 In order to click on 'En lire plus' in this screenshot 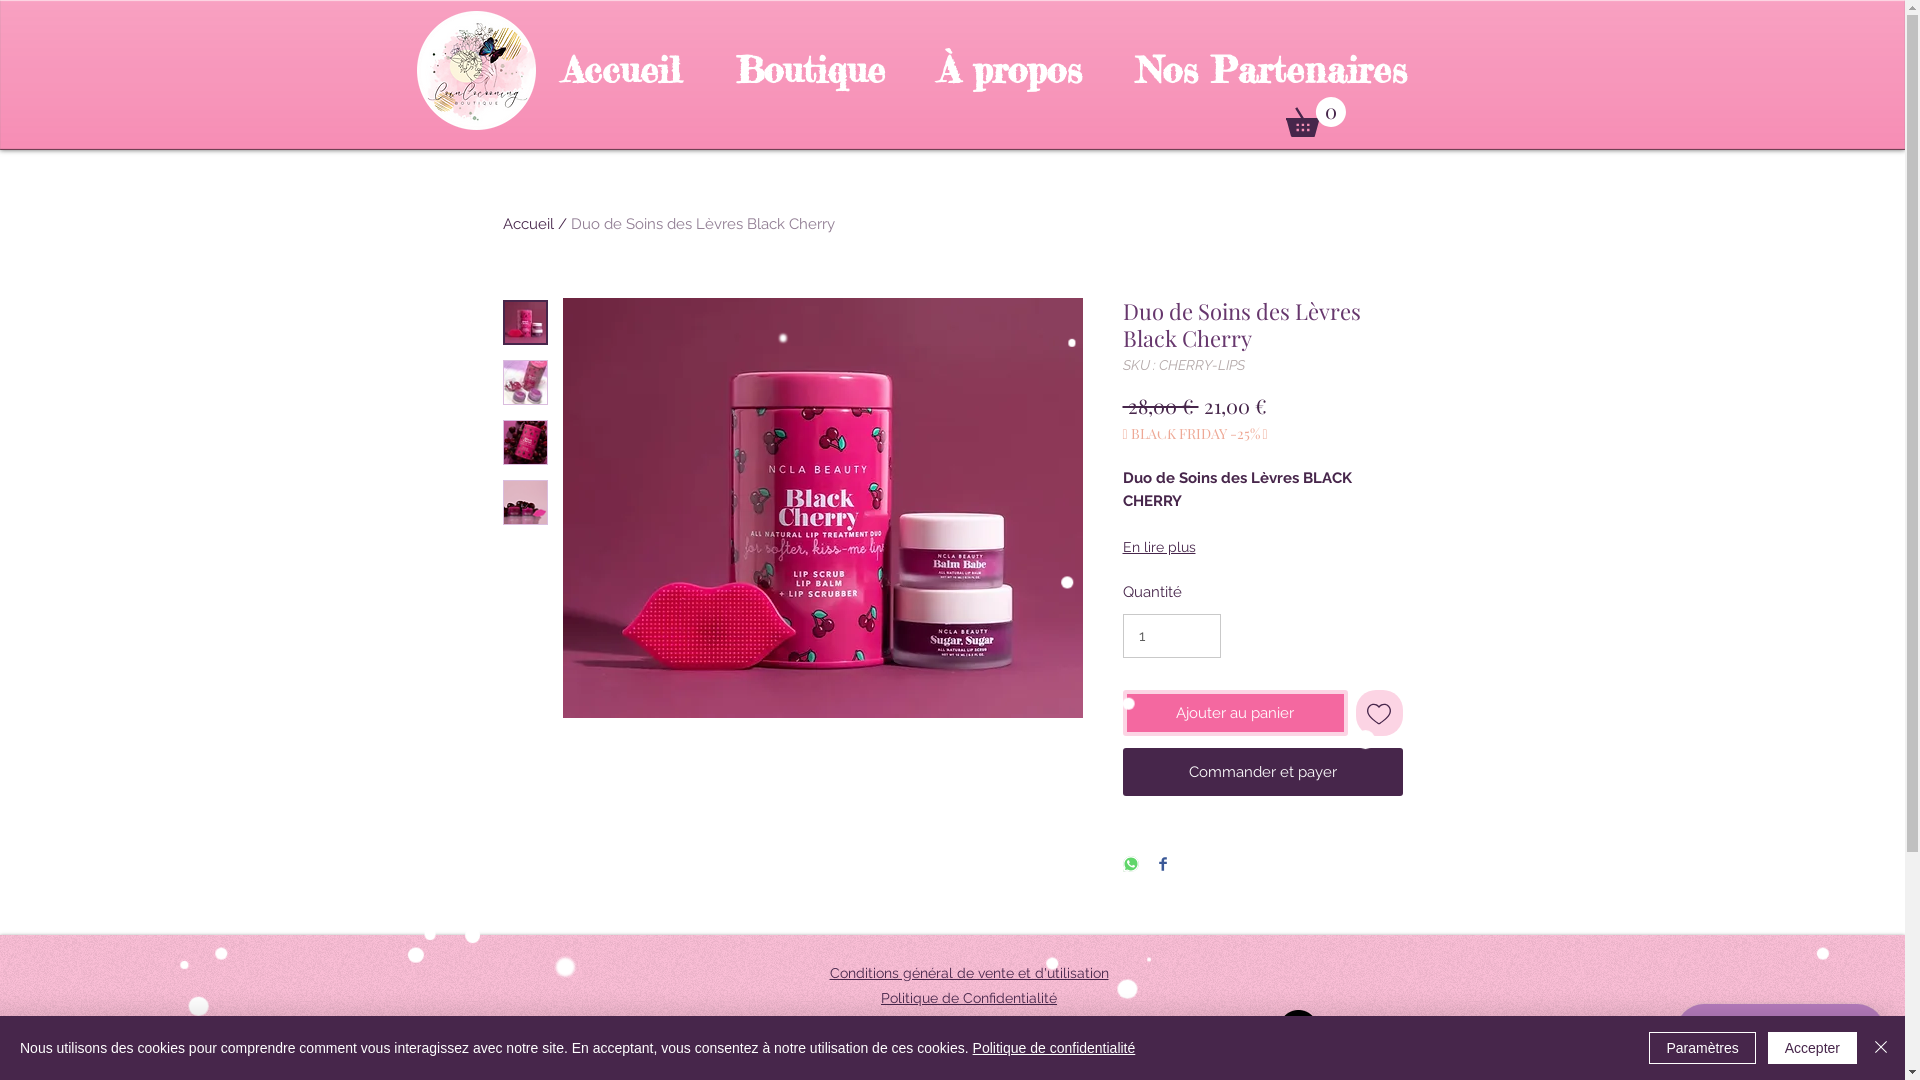, I will do `click(1261, 547)`.